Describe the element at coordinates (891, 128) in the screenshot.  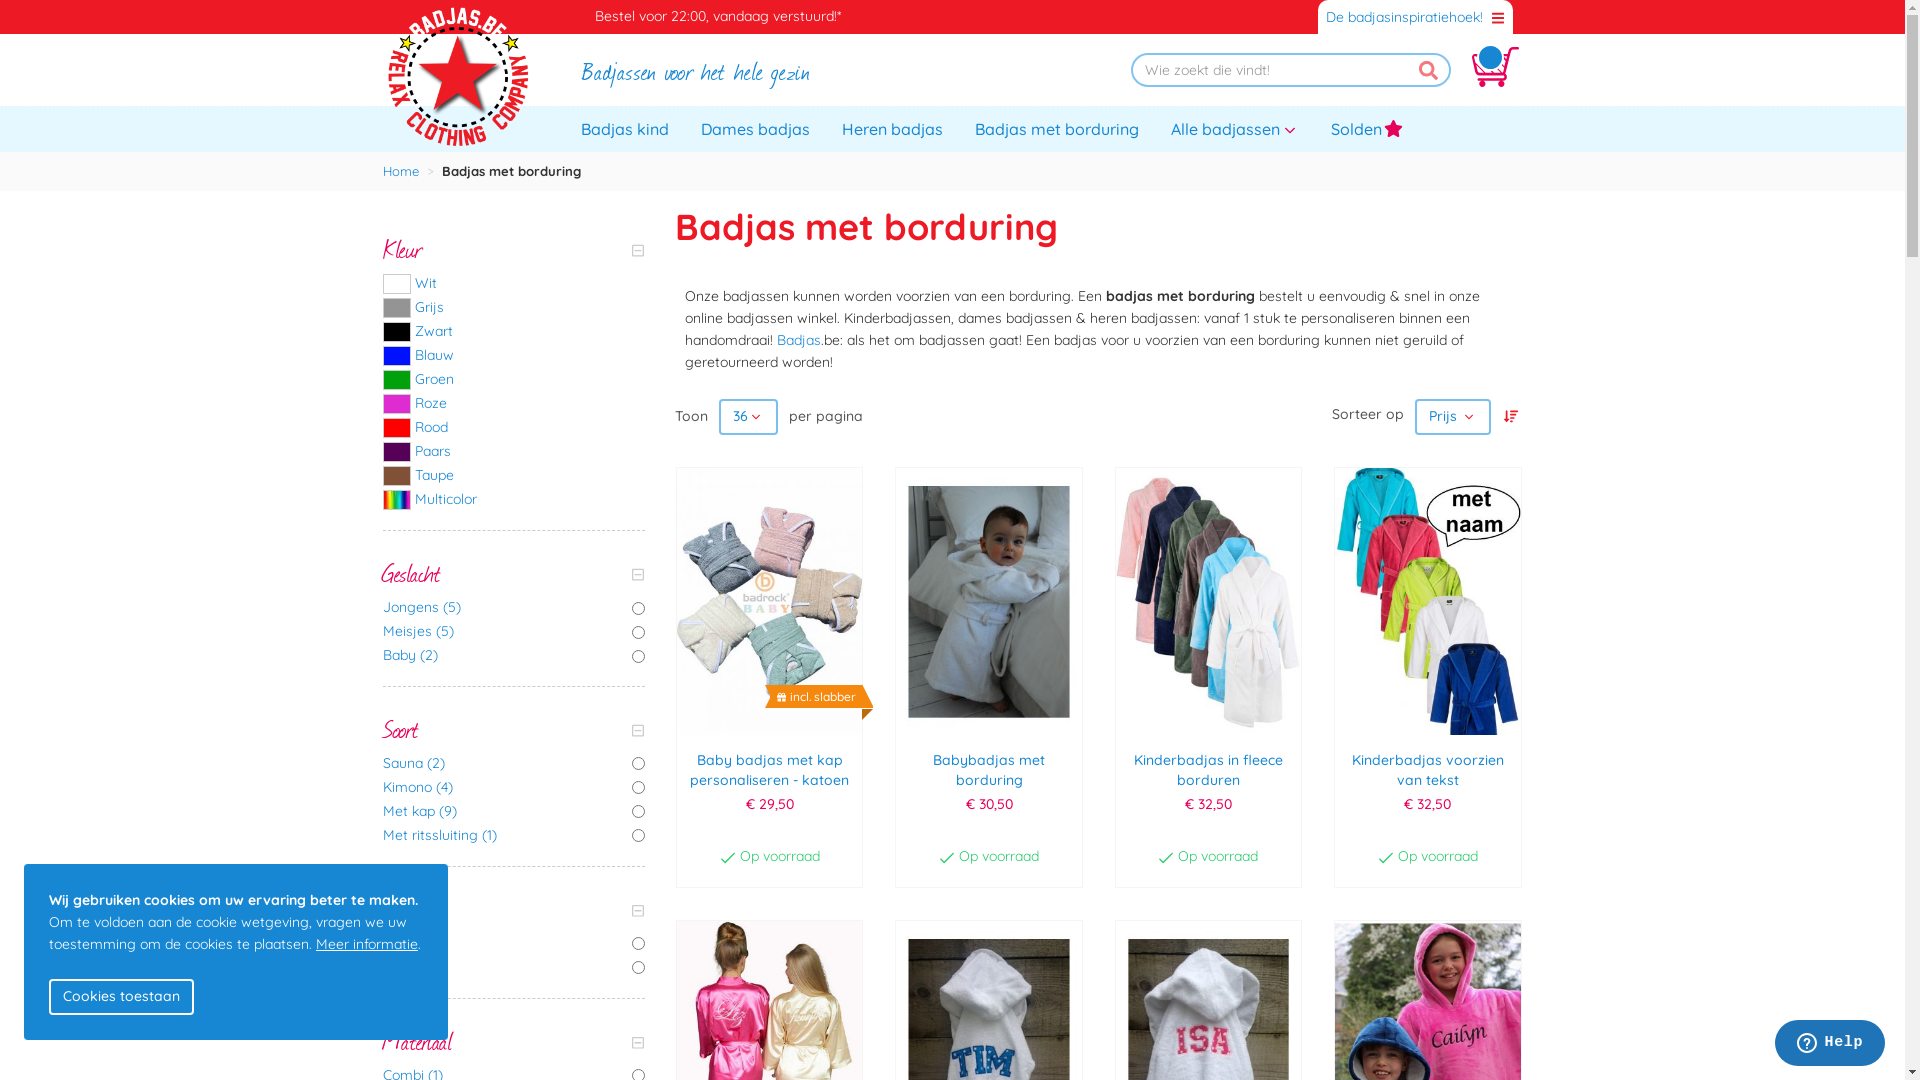
I see `'Heren badjas'` at that location.